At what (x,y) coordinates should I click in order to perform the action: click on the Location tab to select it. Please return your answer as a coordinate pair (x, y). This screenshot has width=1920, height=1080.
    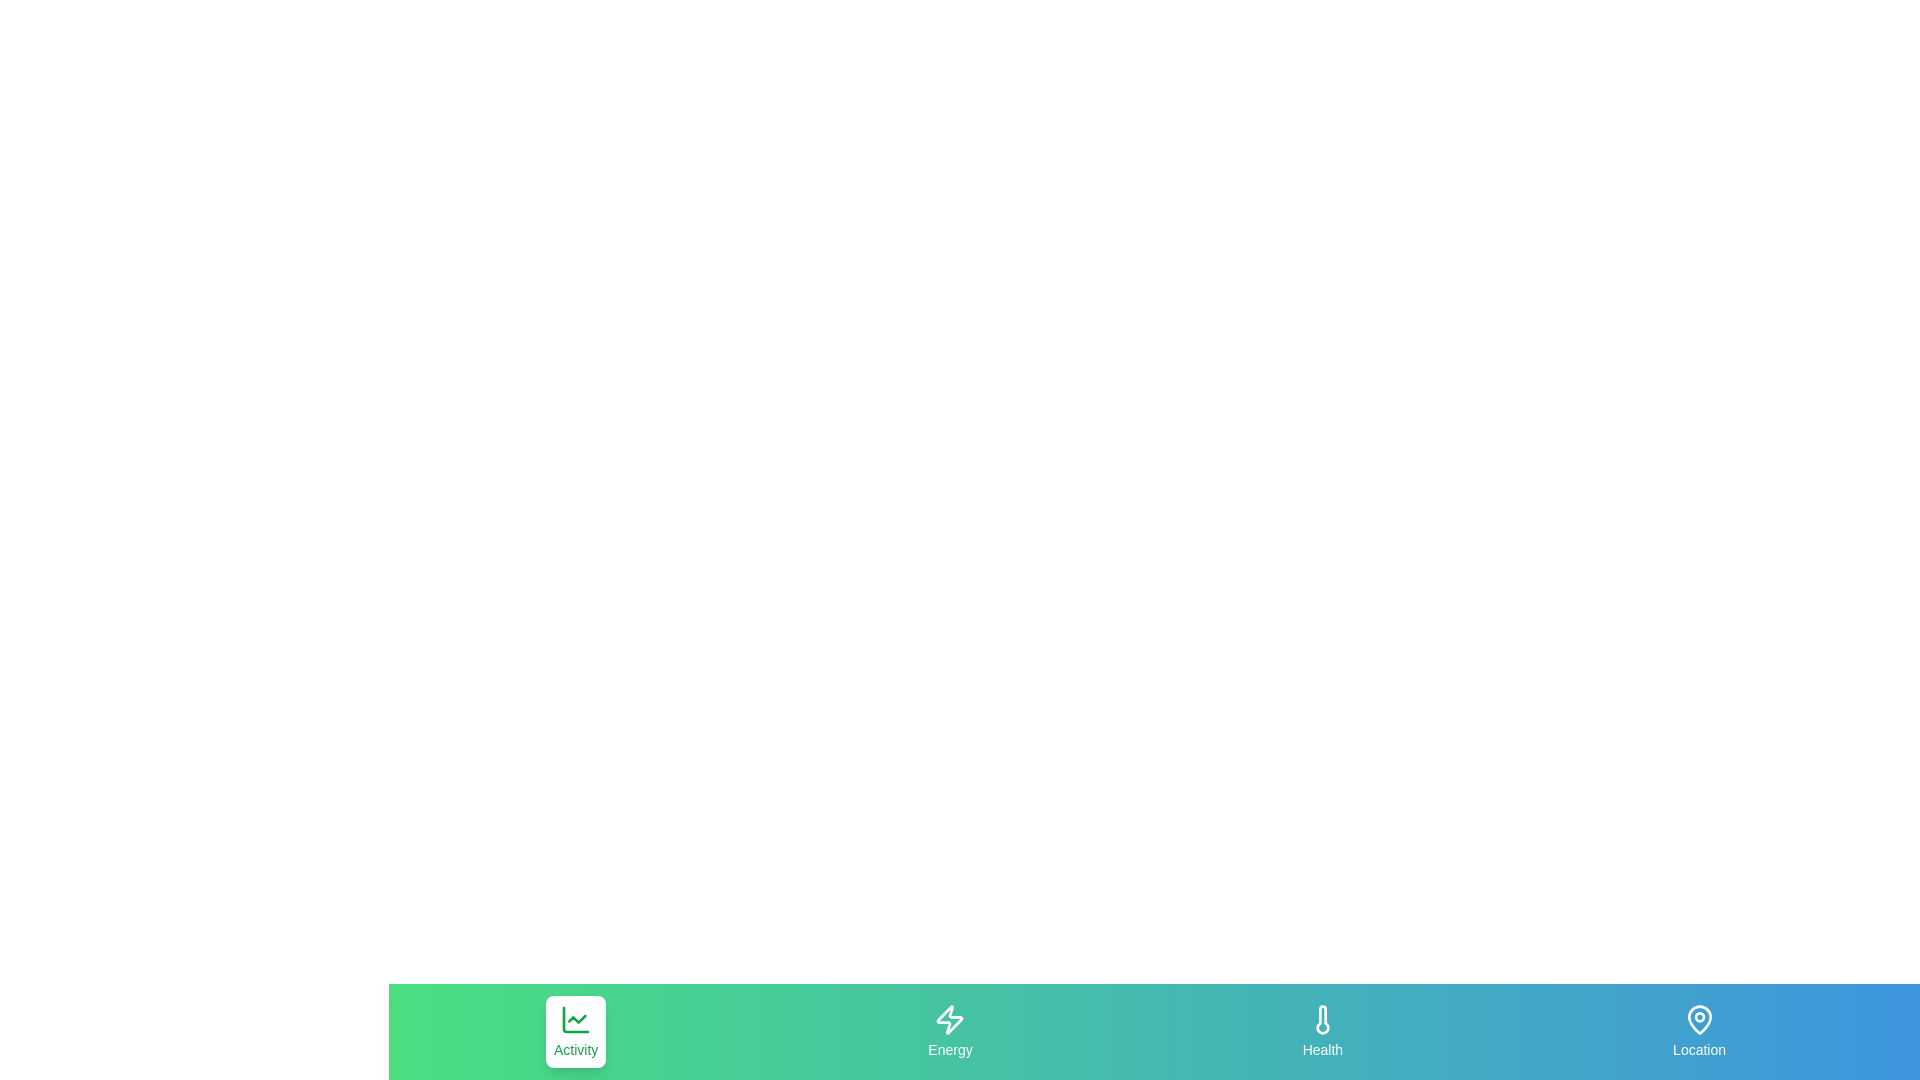
    Looking at the image, I should click on (1698, 1032).